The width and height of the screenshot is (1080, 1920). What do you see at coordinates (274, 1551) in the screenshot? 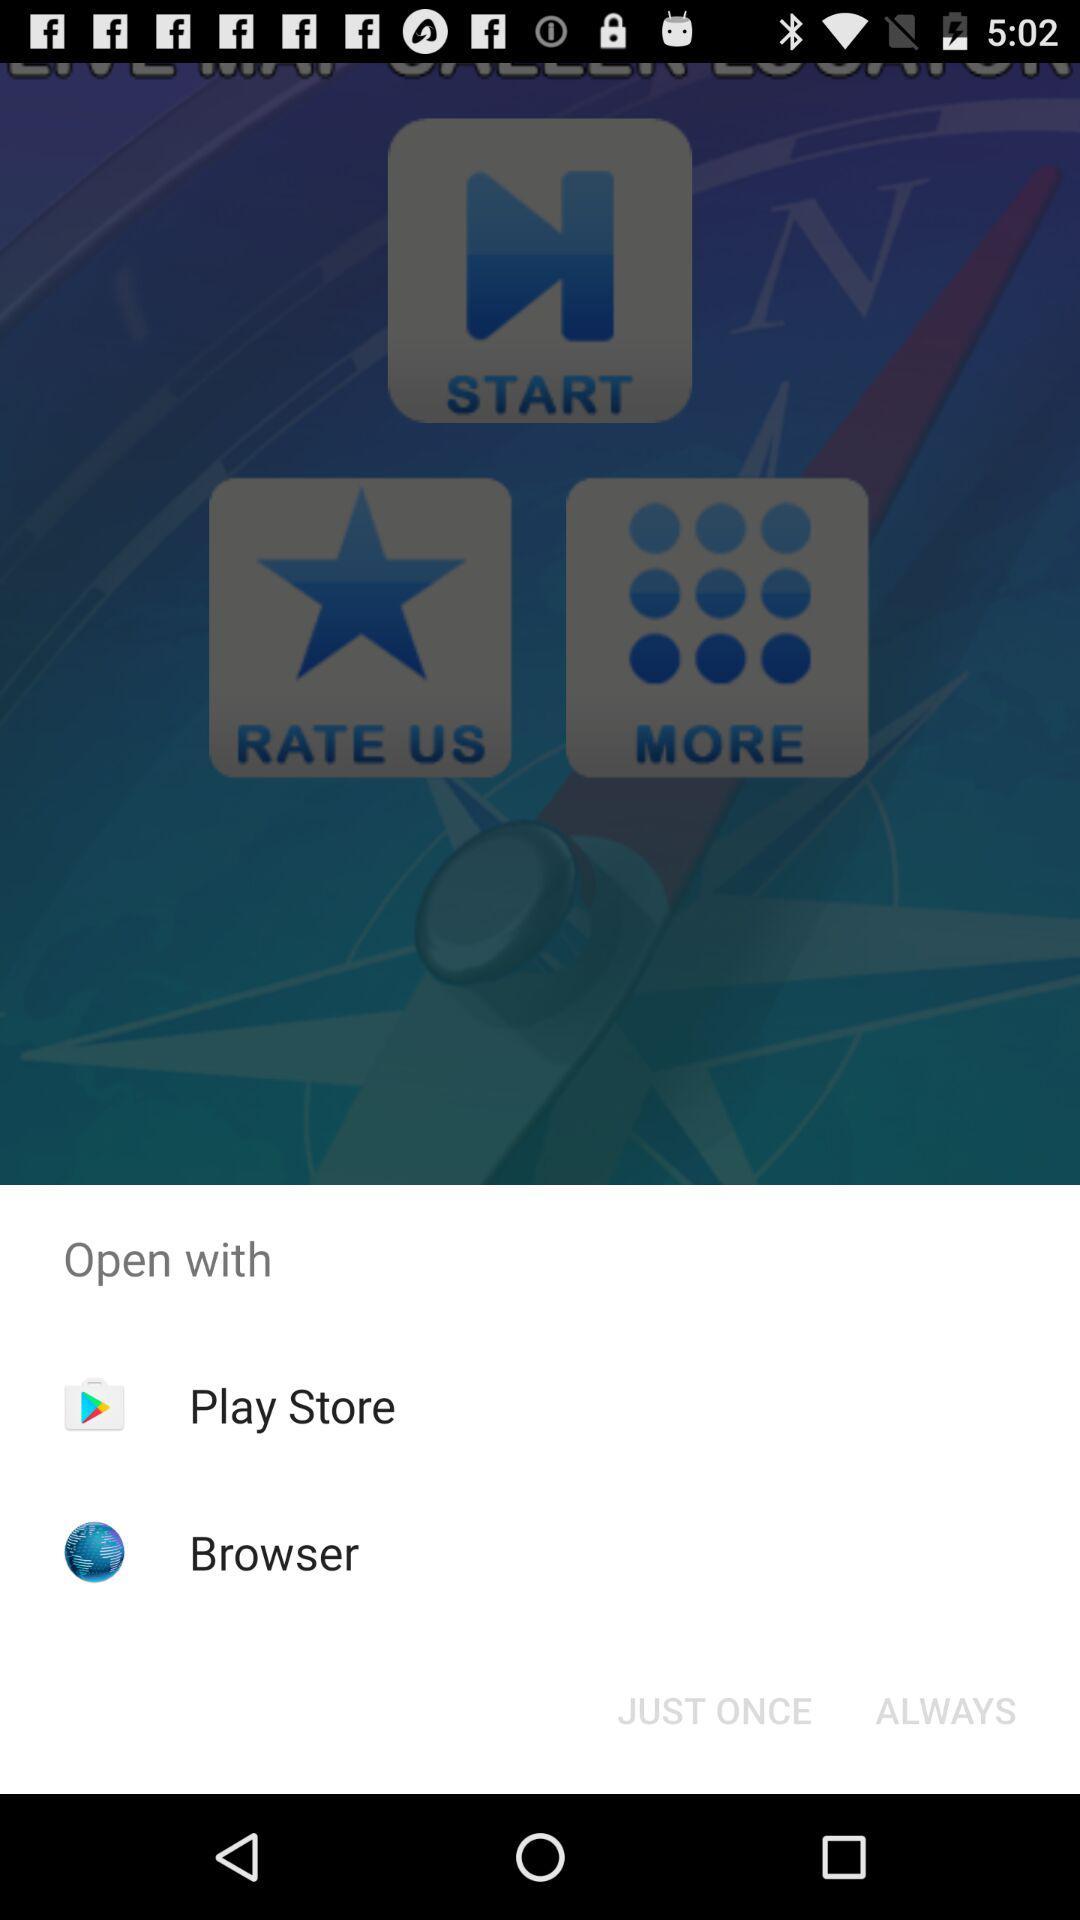
I see `item below play store icon` at bounding box center [274, 1551].